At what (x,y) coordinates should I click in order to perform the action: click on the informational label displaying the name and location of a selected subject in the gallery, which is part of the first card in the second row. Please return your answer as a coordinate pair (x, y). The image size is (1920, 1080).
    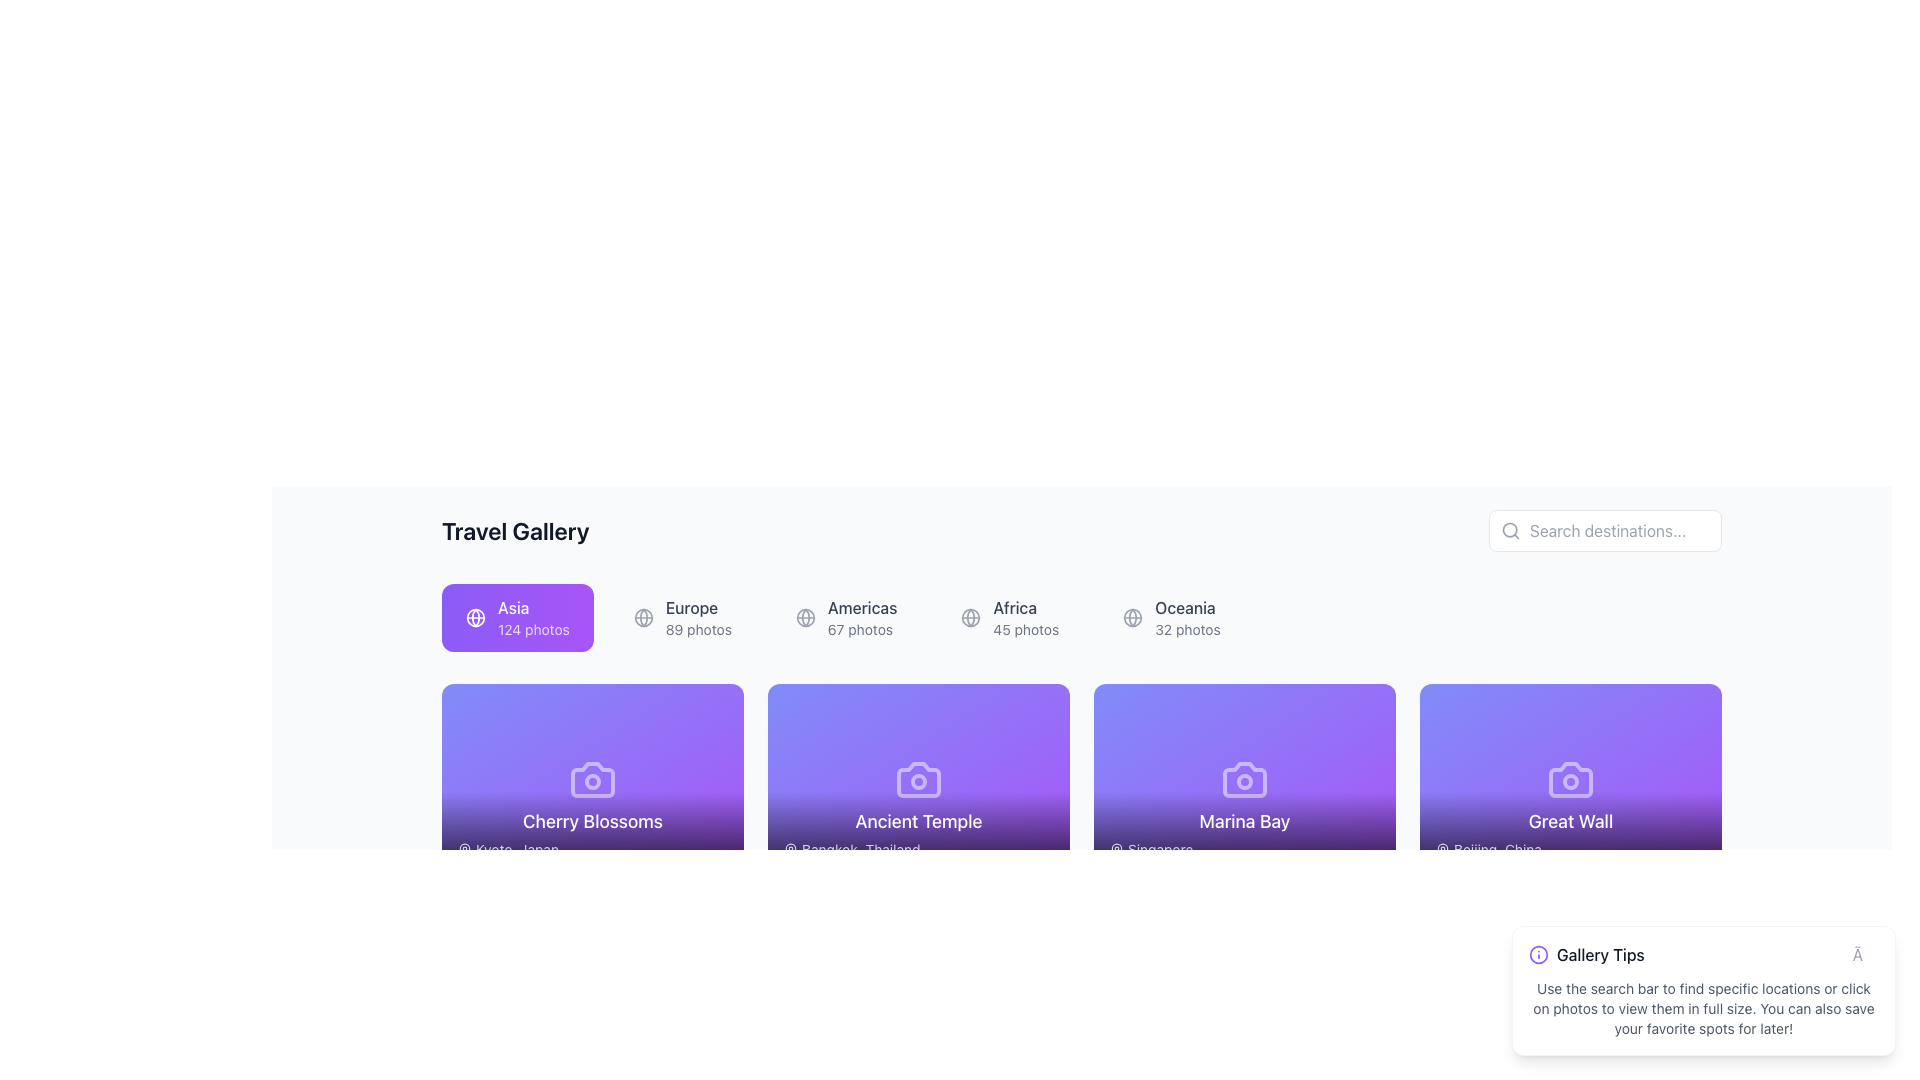
    Looking at the image, I should click on (592, 833).